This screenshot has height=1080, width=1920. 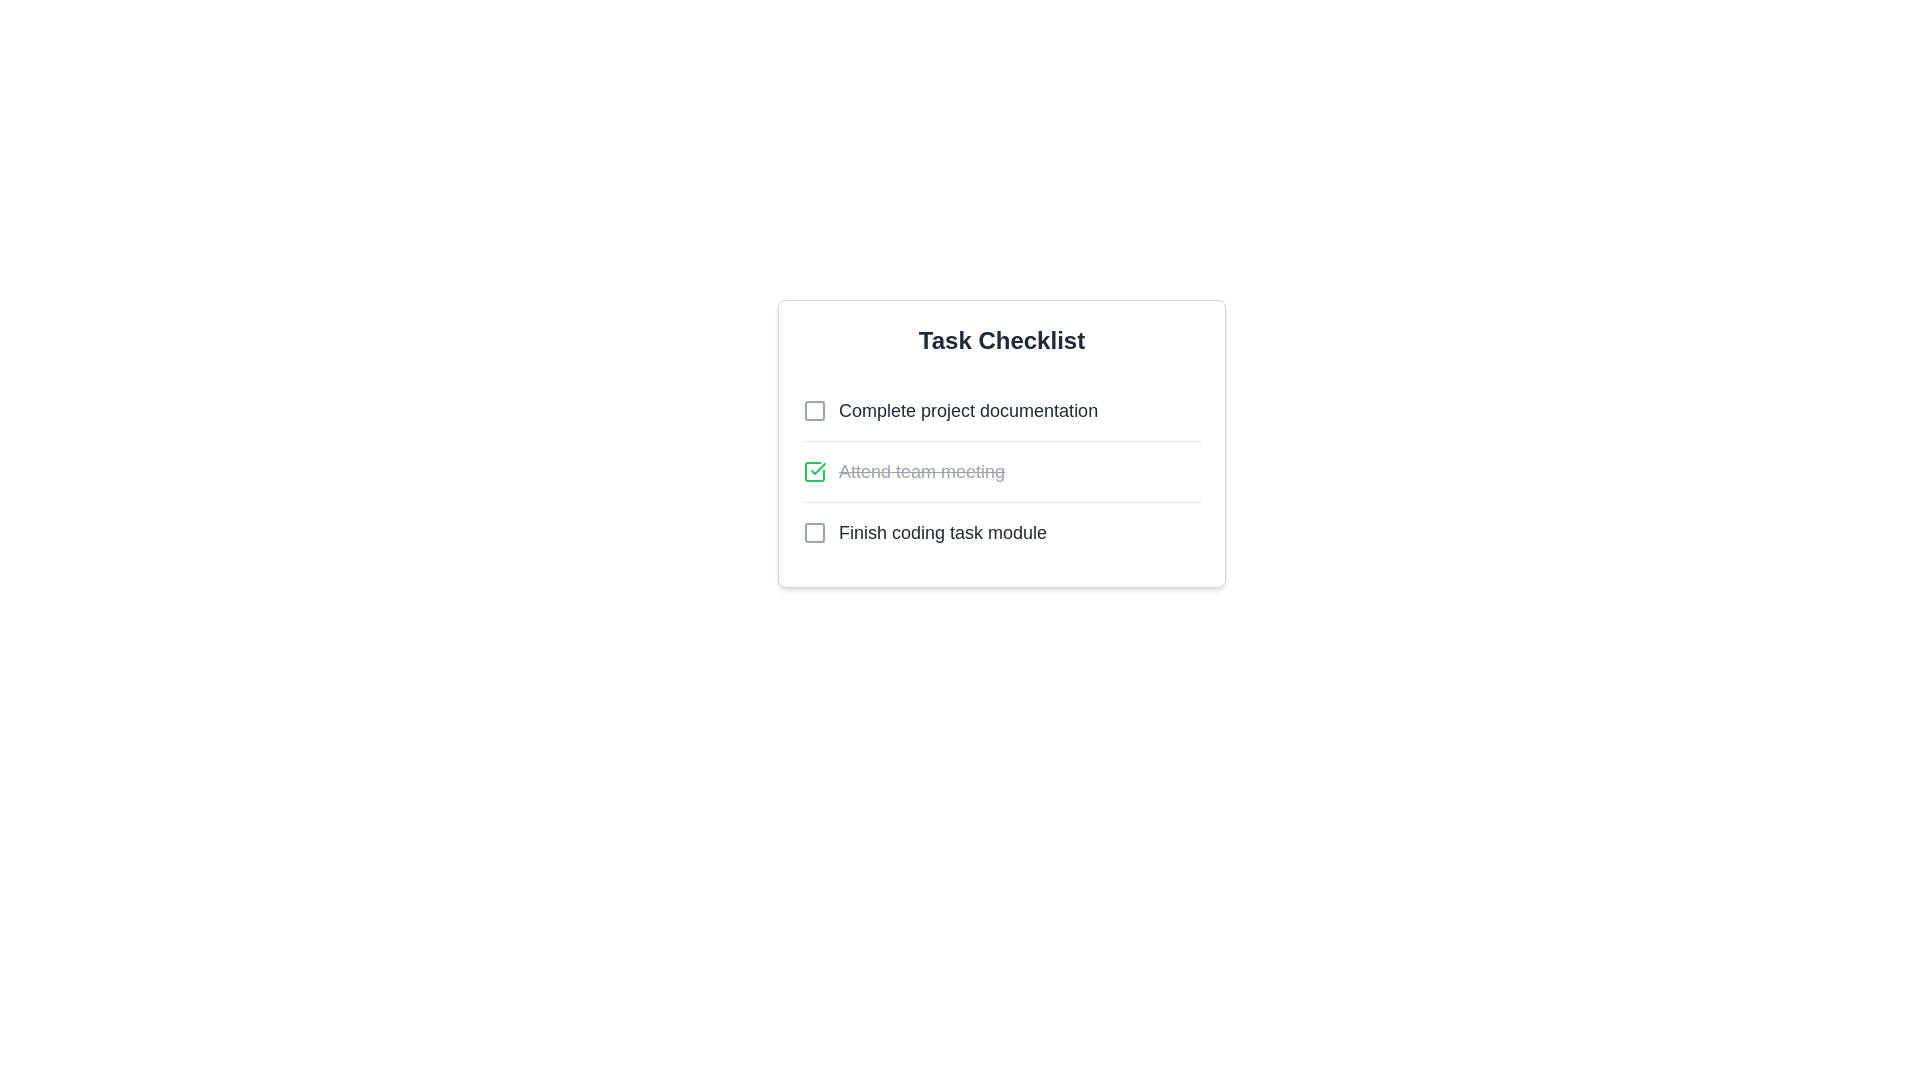 I want to click on the checkbox located next to the text 'Finish coding task module', so click(x=815, y=531).